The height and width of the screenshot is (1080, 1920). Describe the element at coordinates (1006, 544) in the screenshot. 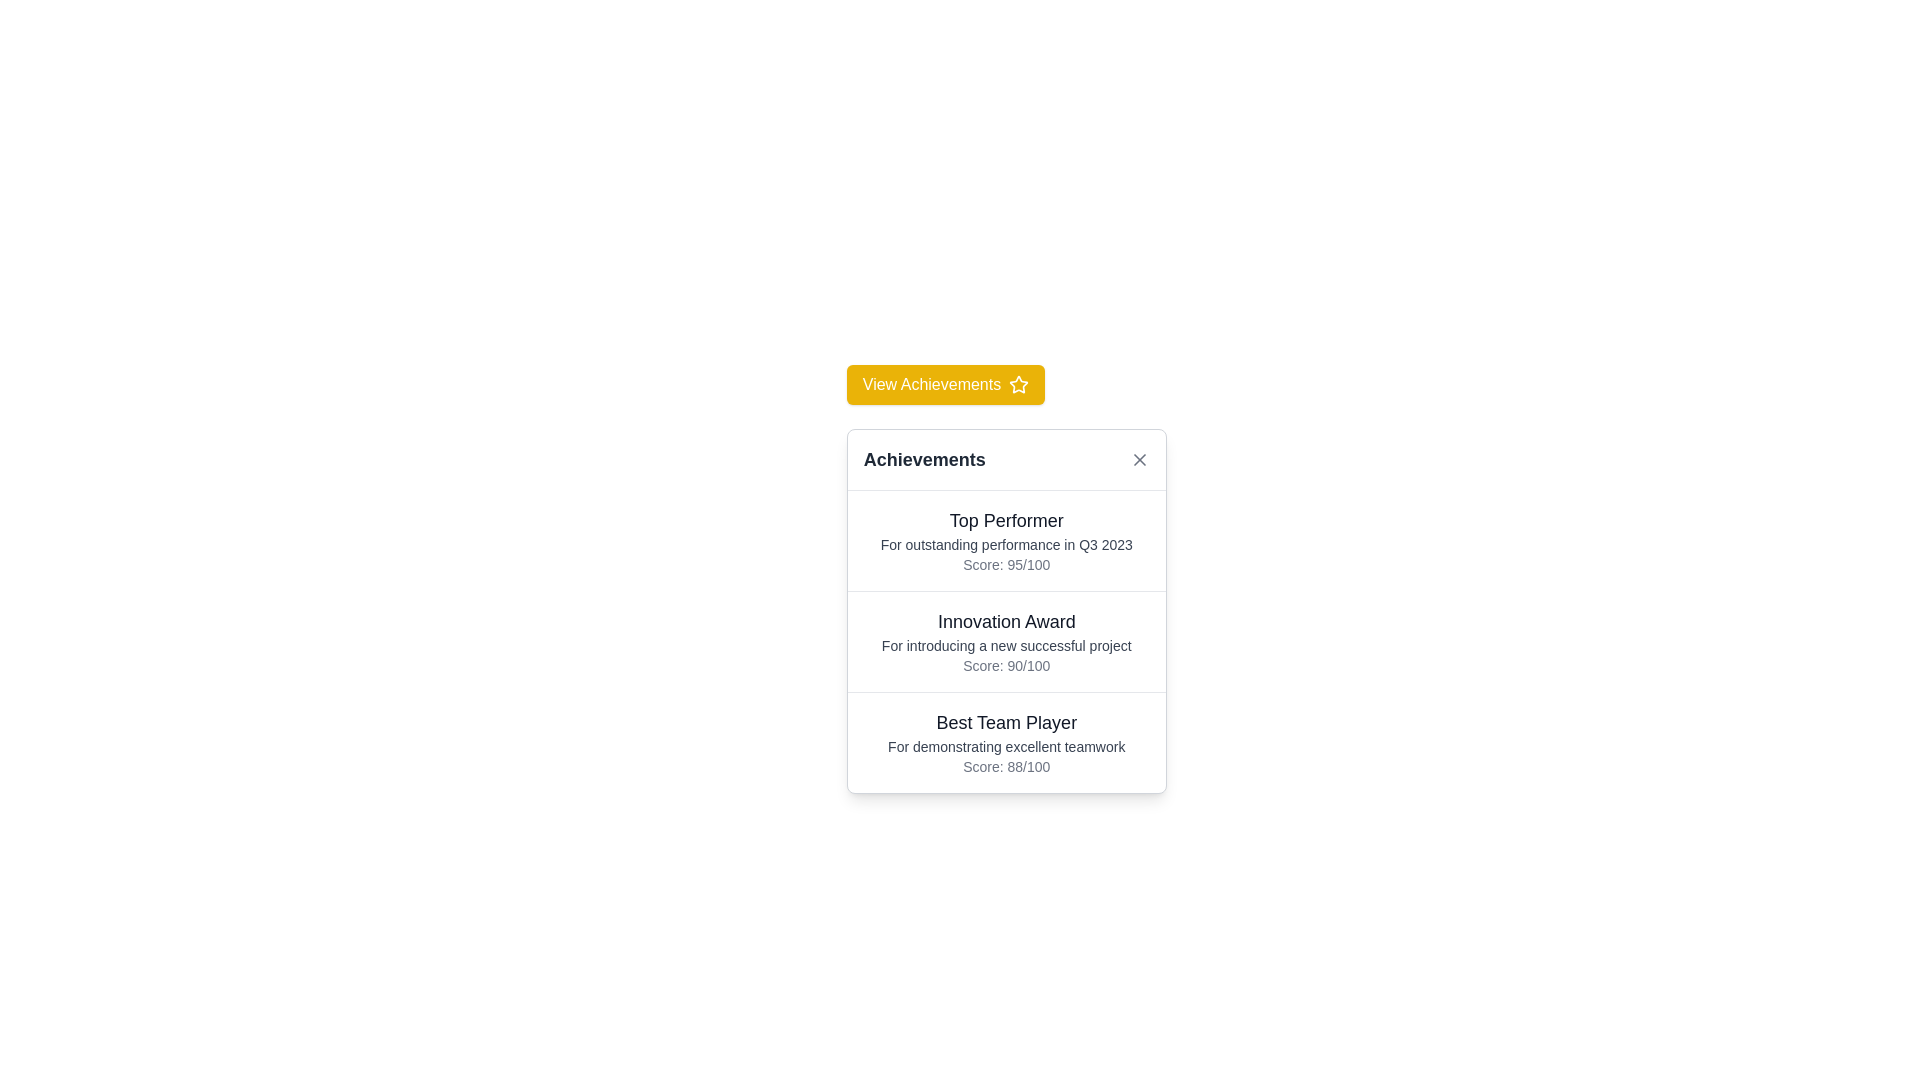

I see `the descriptive text label that provides additional context about the top performer's recognition award, located below the title 'Top Performer'` at that location.